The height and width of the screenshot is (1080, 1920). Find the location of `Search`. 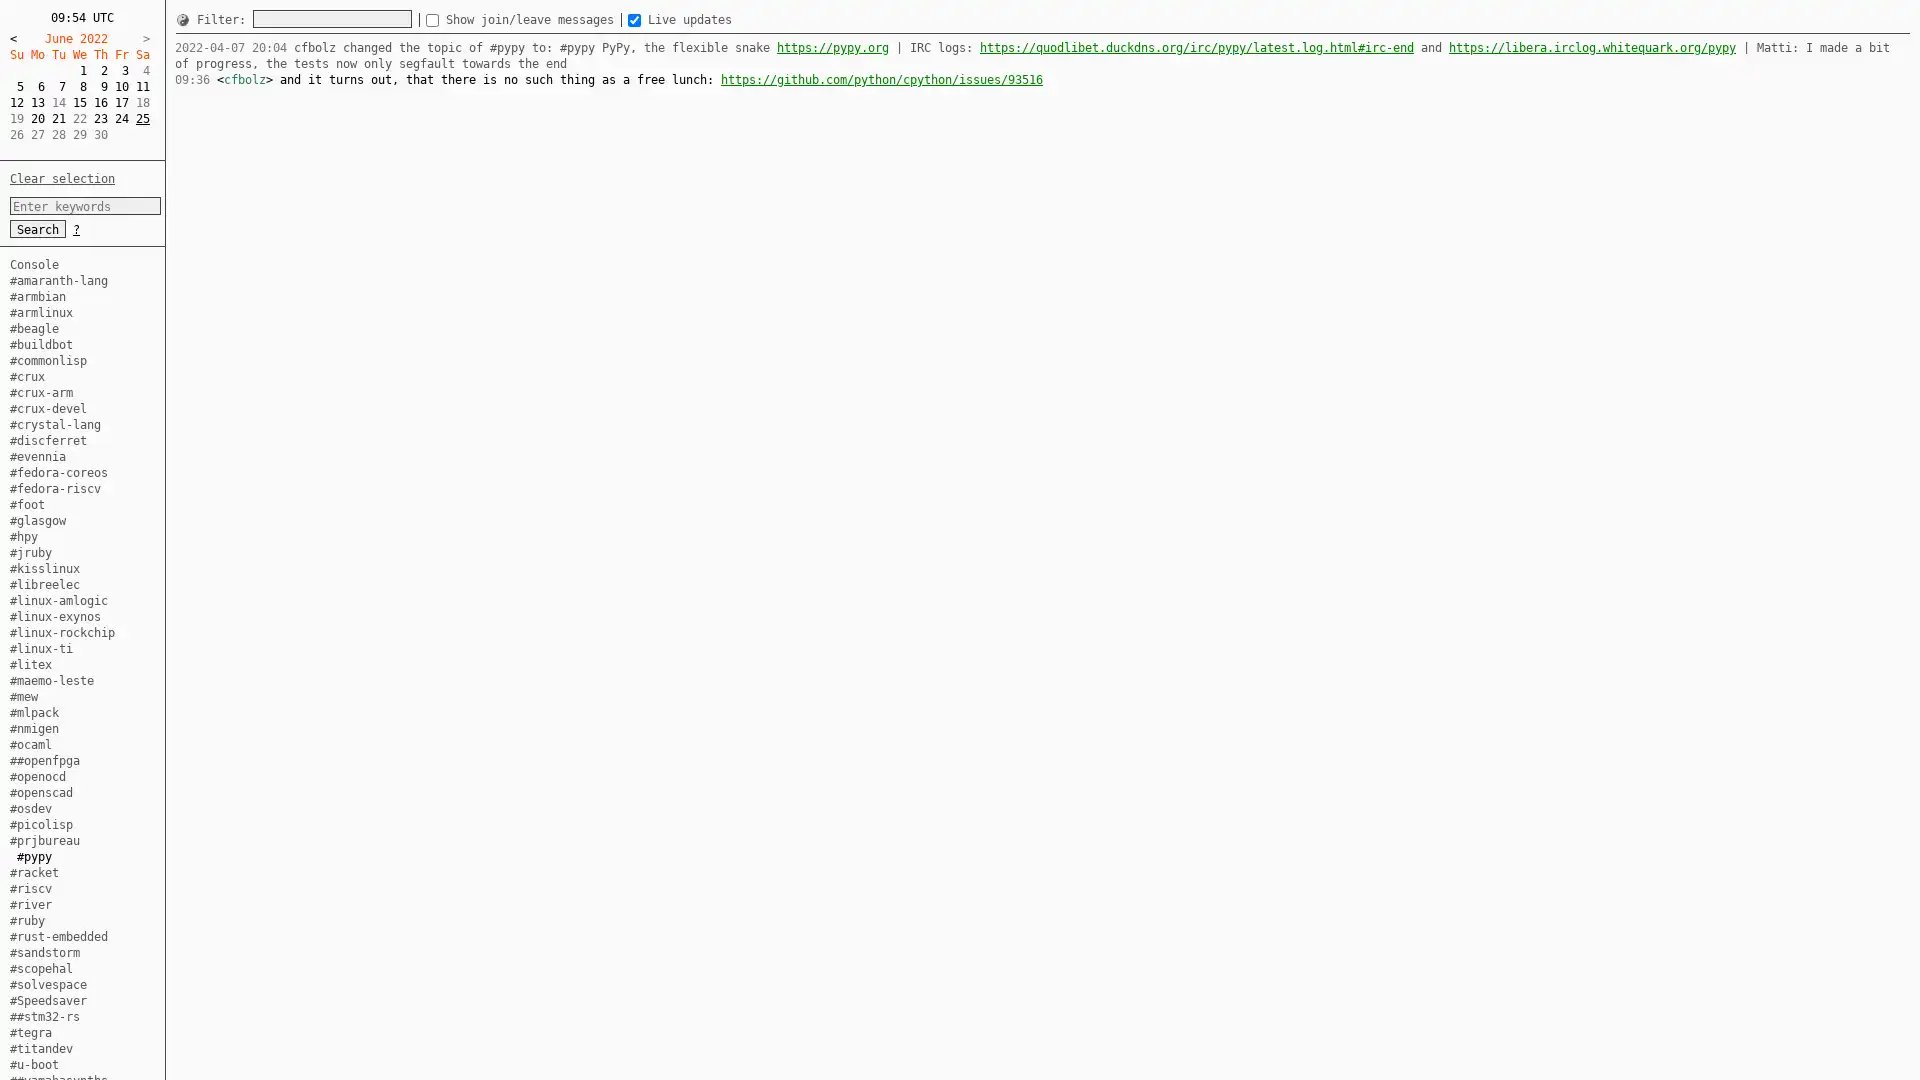

Search is located at coordinates (38, 227).